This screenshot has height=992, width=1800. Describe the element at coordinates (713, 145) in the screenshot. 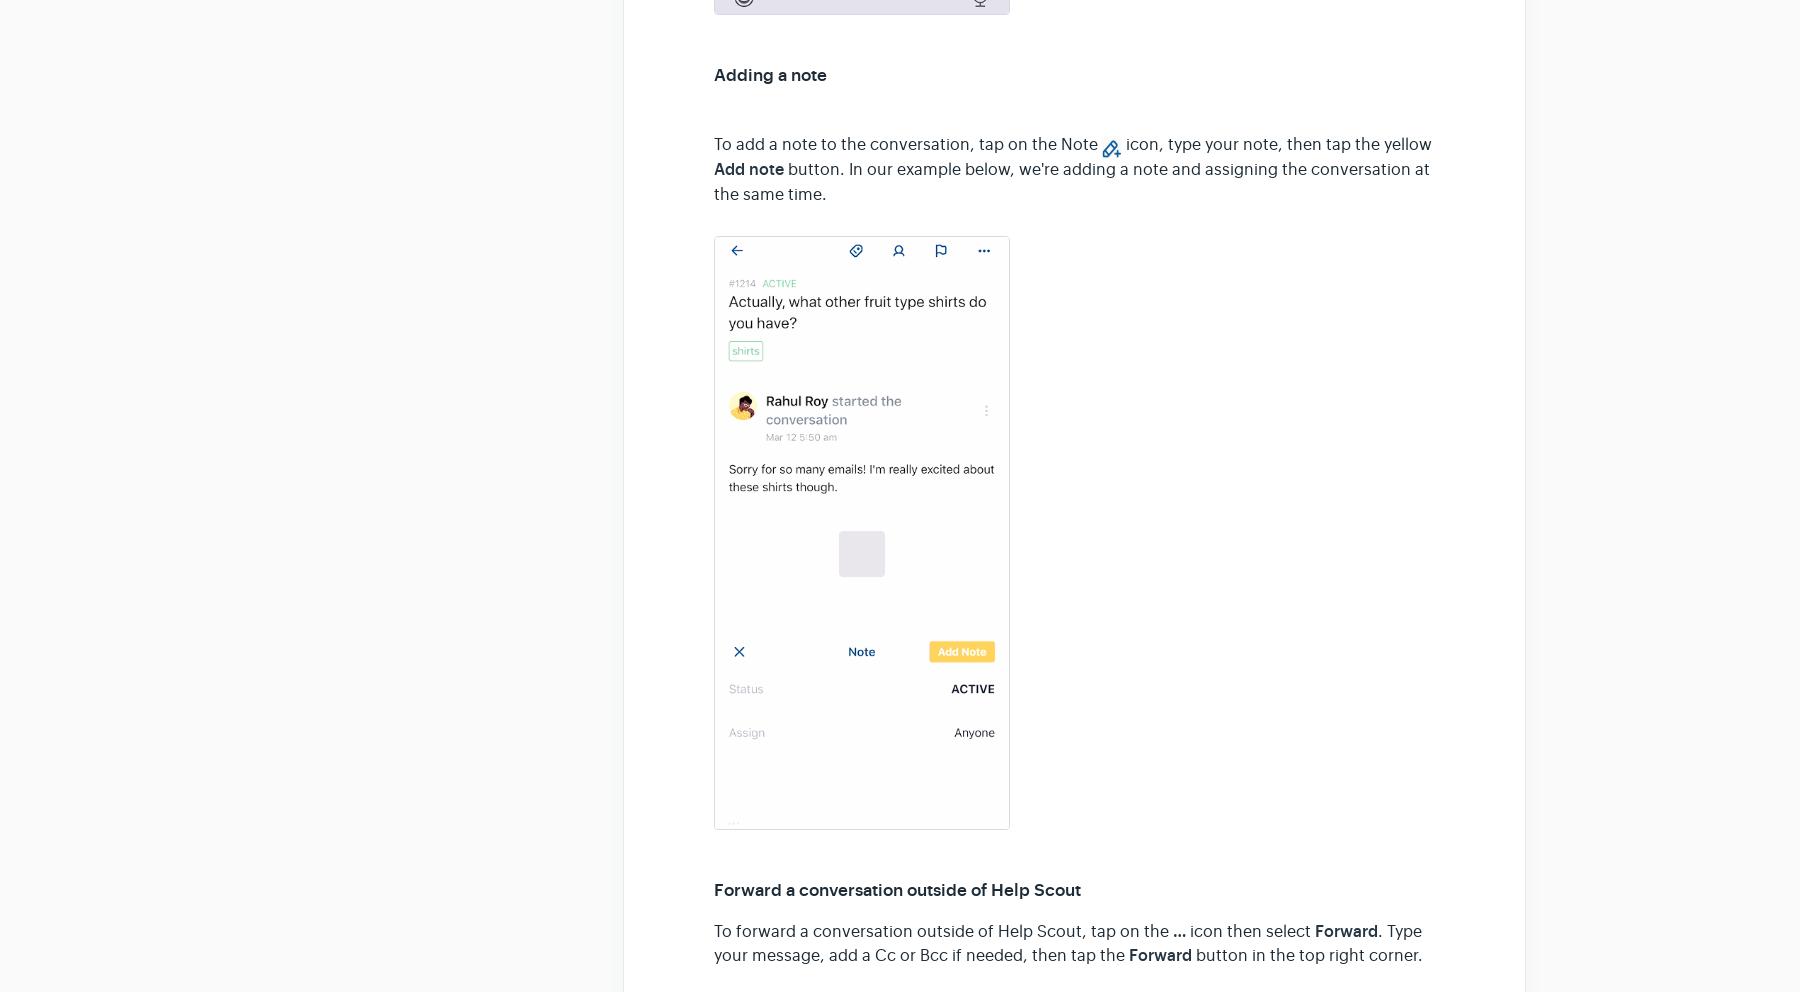

I see `'To add a note to the conversation, tap on the Note'` at that location.